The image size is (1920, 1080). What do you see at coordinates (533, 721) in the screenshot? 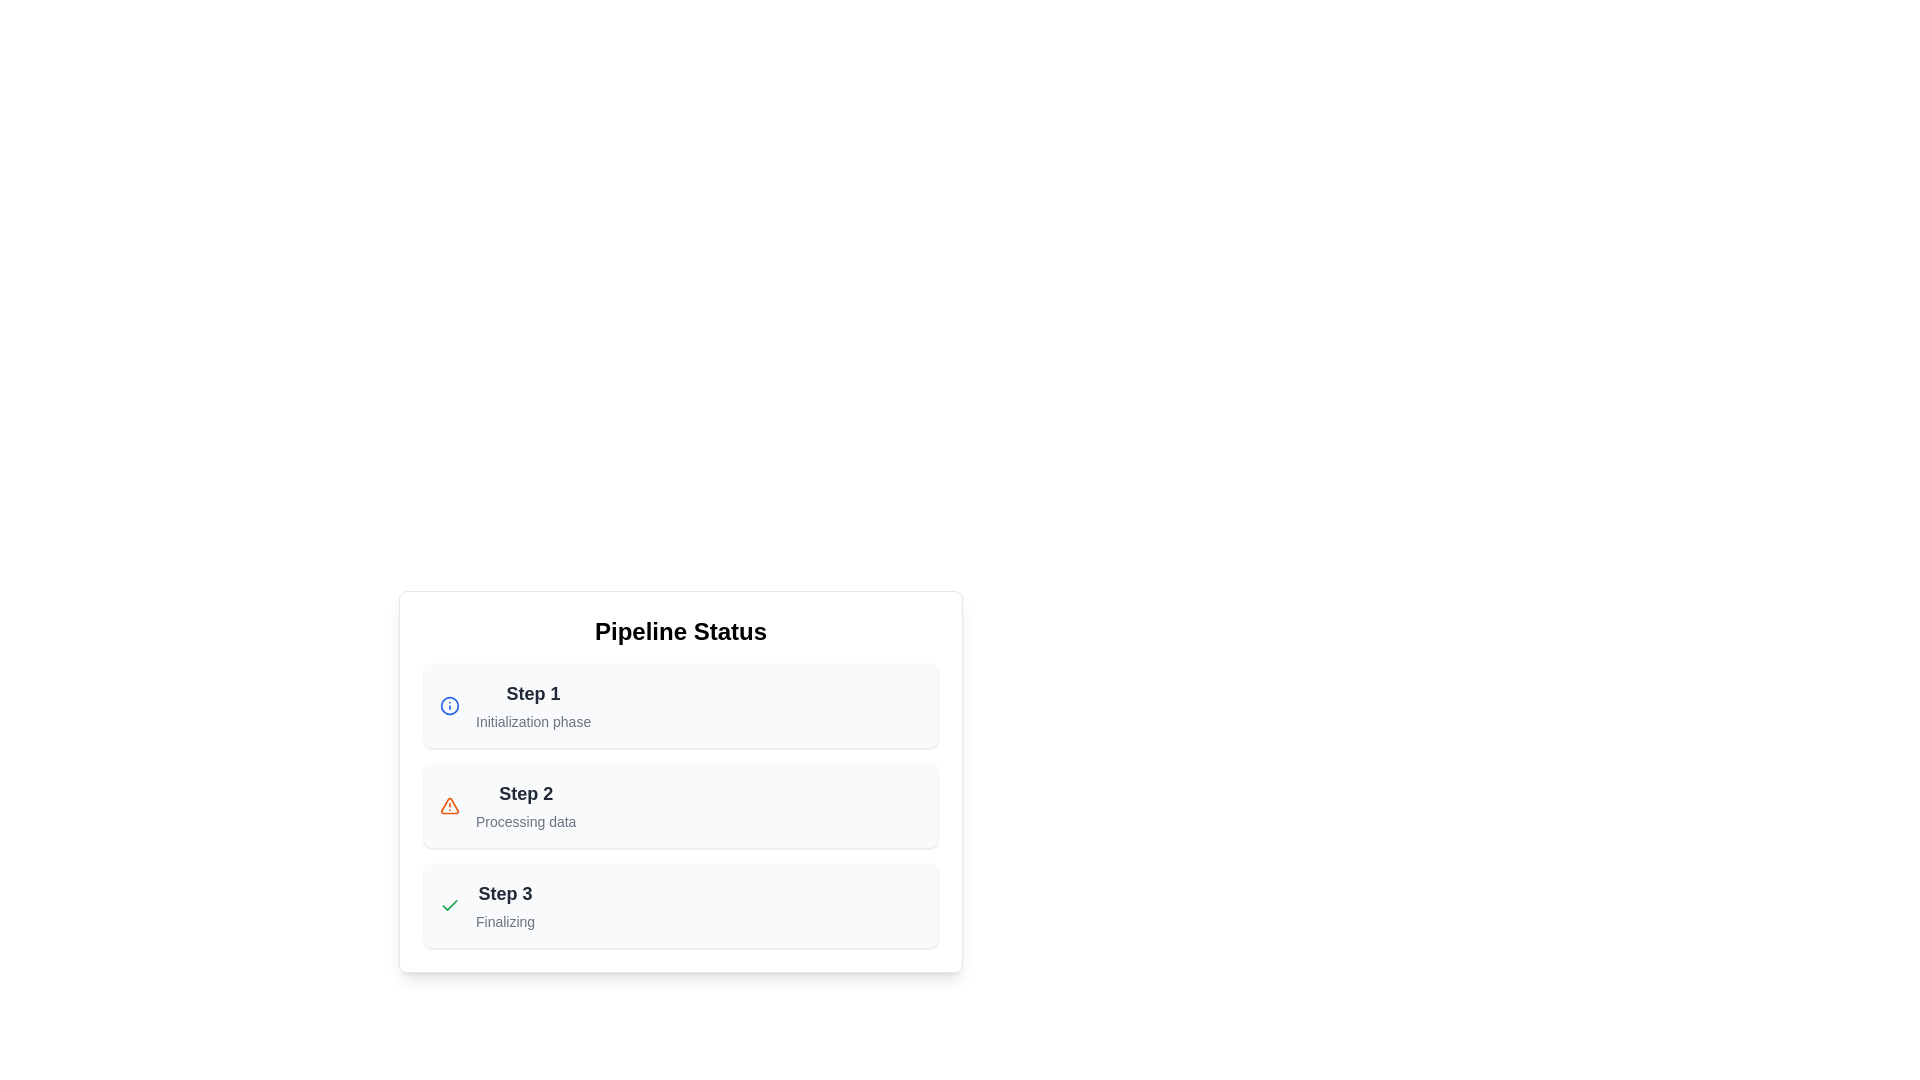
I see `the descriptive Text Label for 'Step 1' which provides information about the current stage of progression` at bounding box center [533, 721].